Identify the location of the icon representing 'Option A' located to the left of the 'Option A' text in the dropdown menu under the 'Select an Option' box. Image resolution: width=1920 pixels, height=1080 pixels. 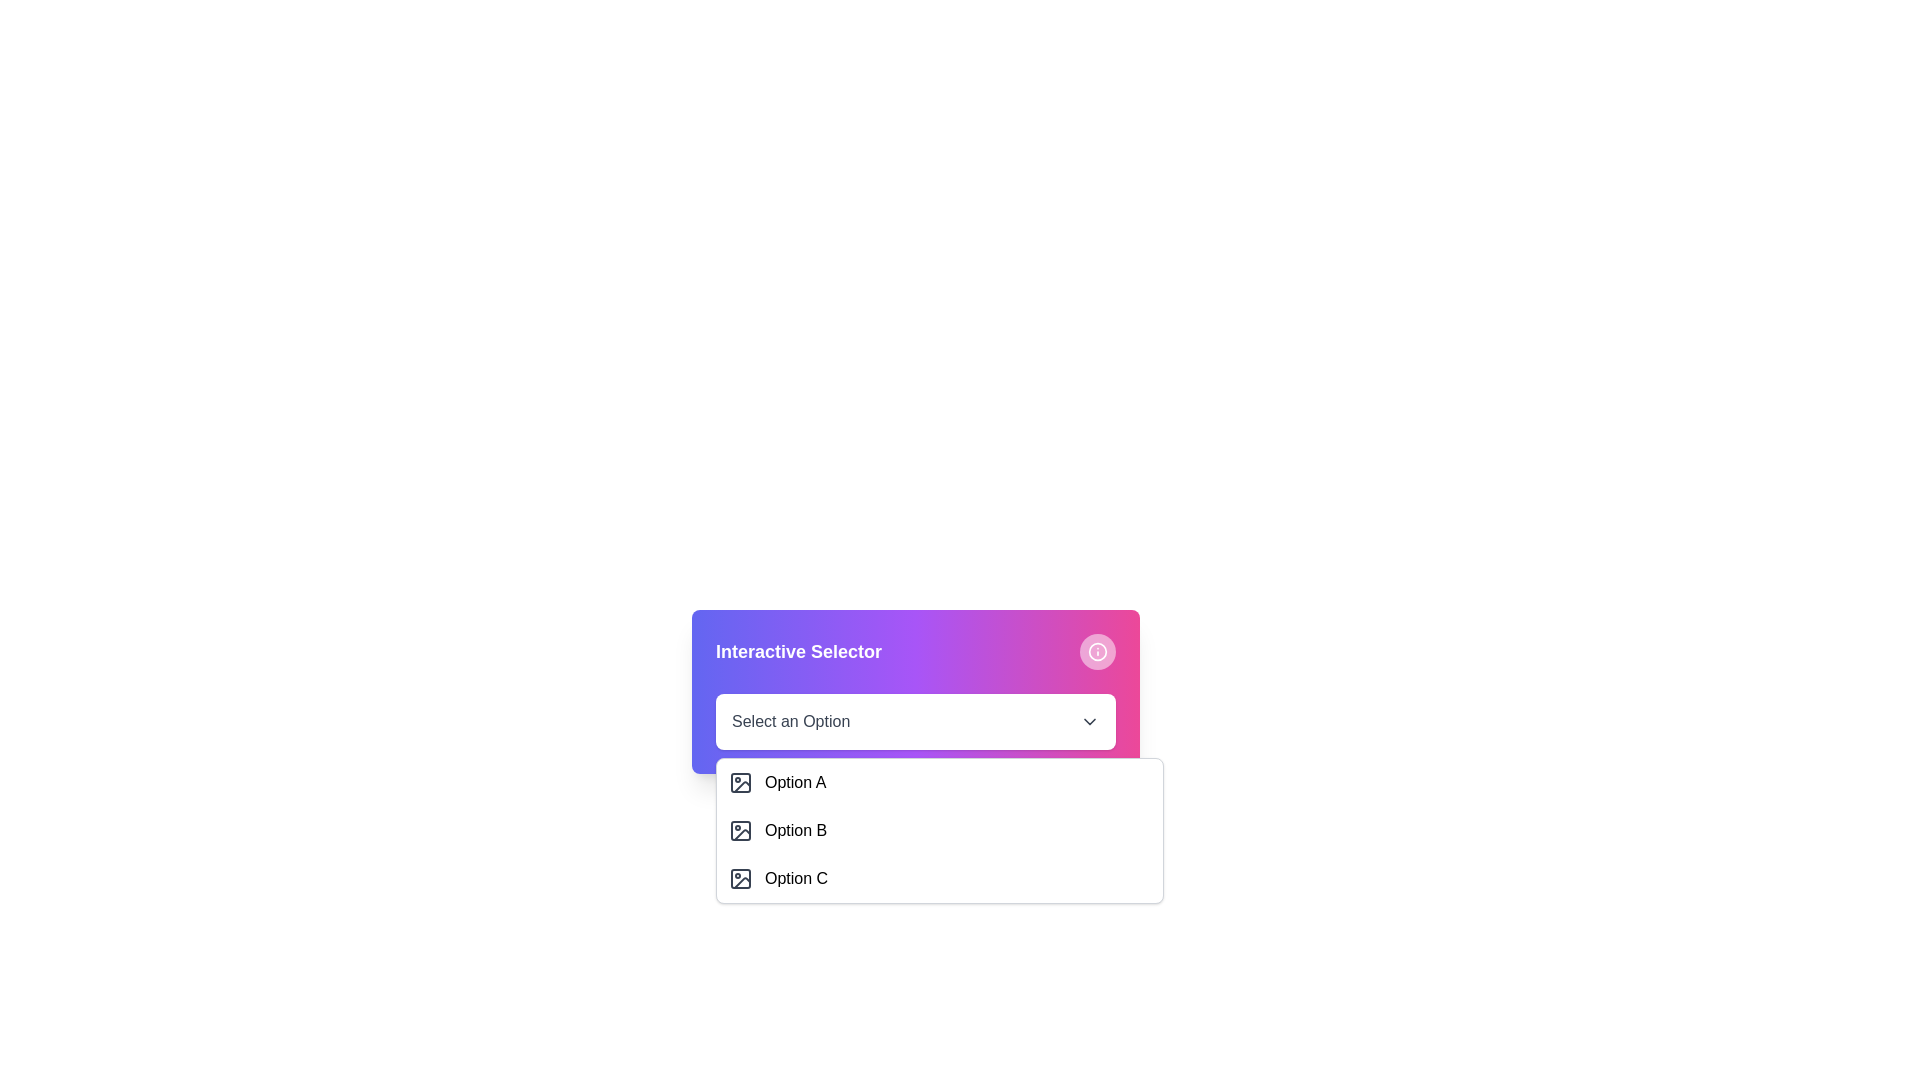
(739, 782).